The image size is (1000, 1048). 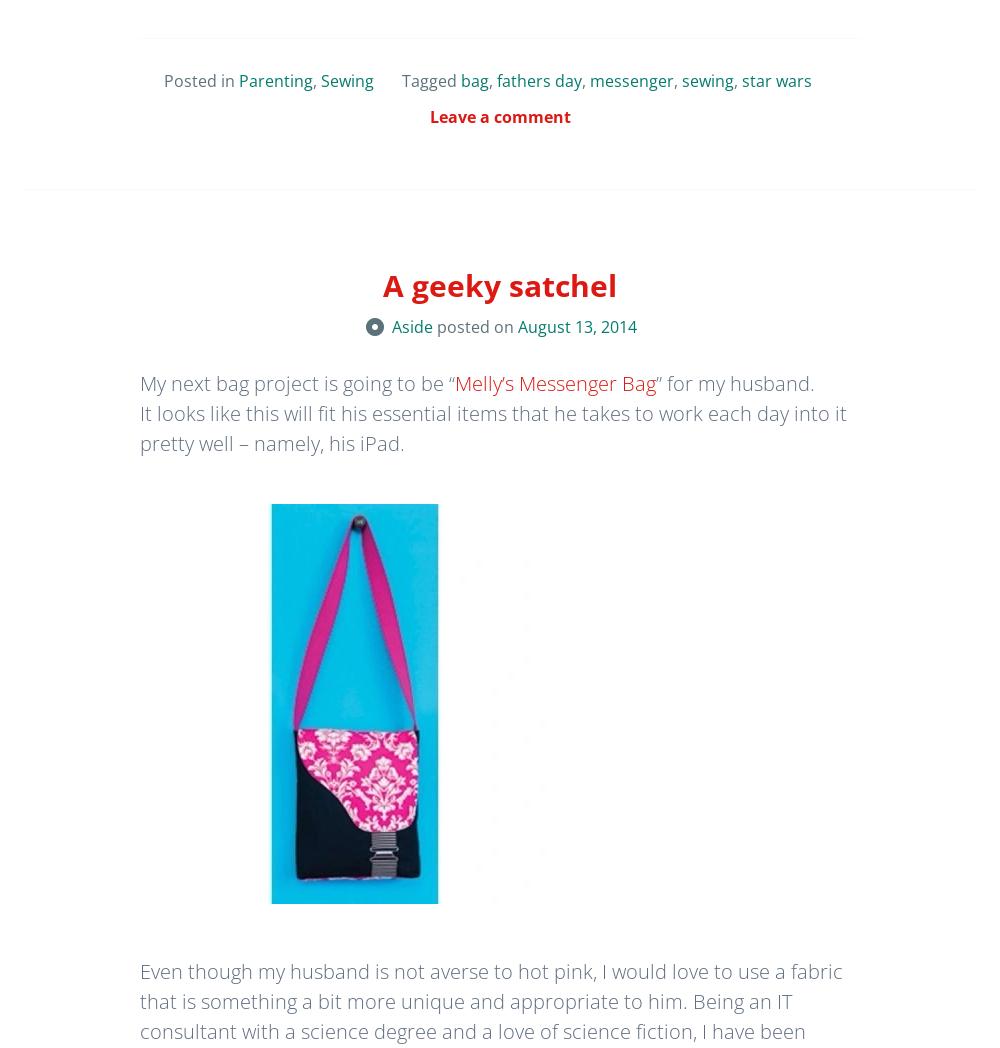 What do you see at coordinates (539, 81) in the screenshot?
I see `'fathers day'` at bounding box center [539, 81].